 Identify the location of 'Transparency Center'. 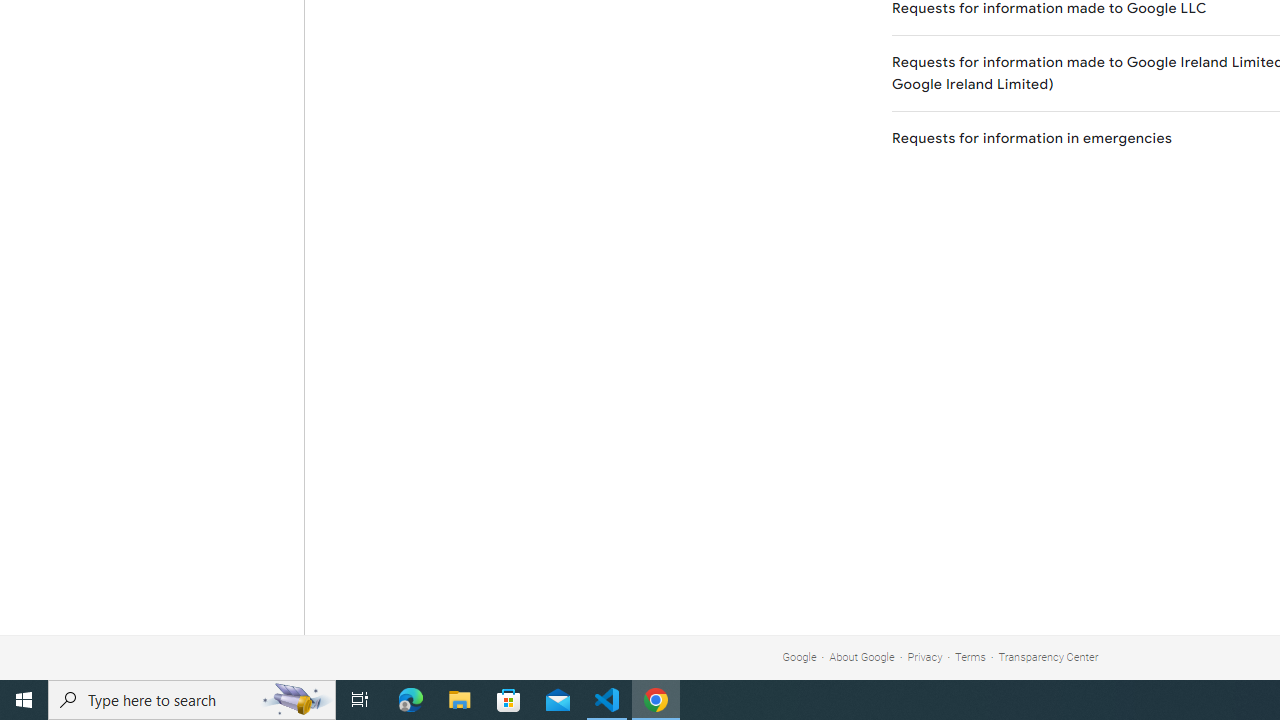
(1047, 657).